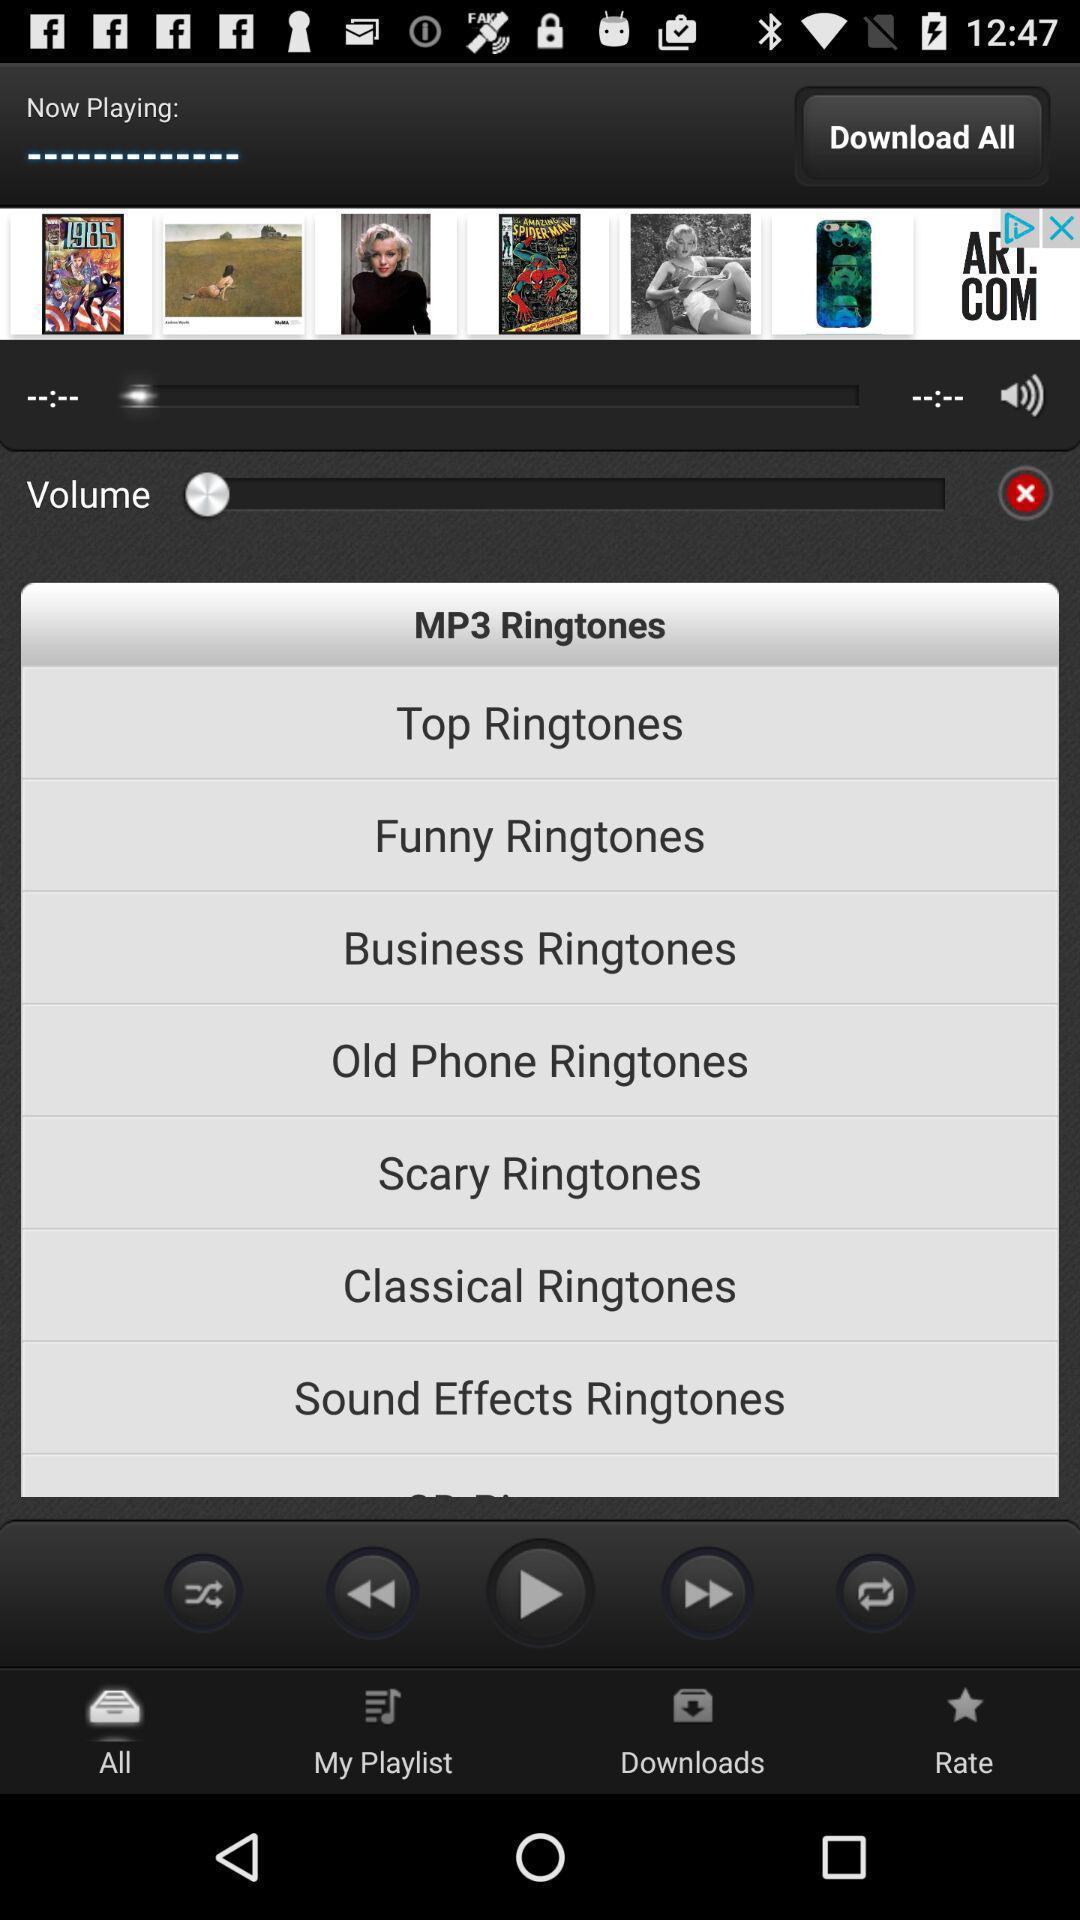  Describe the element at coordinates (1022, 395) in the screenshot. I see `volume control` at that location.